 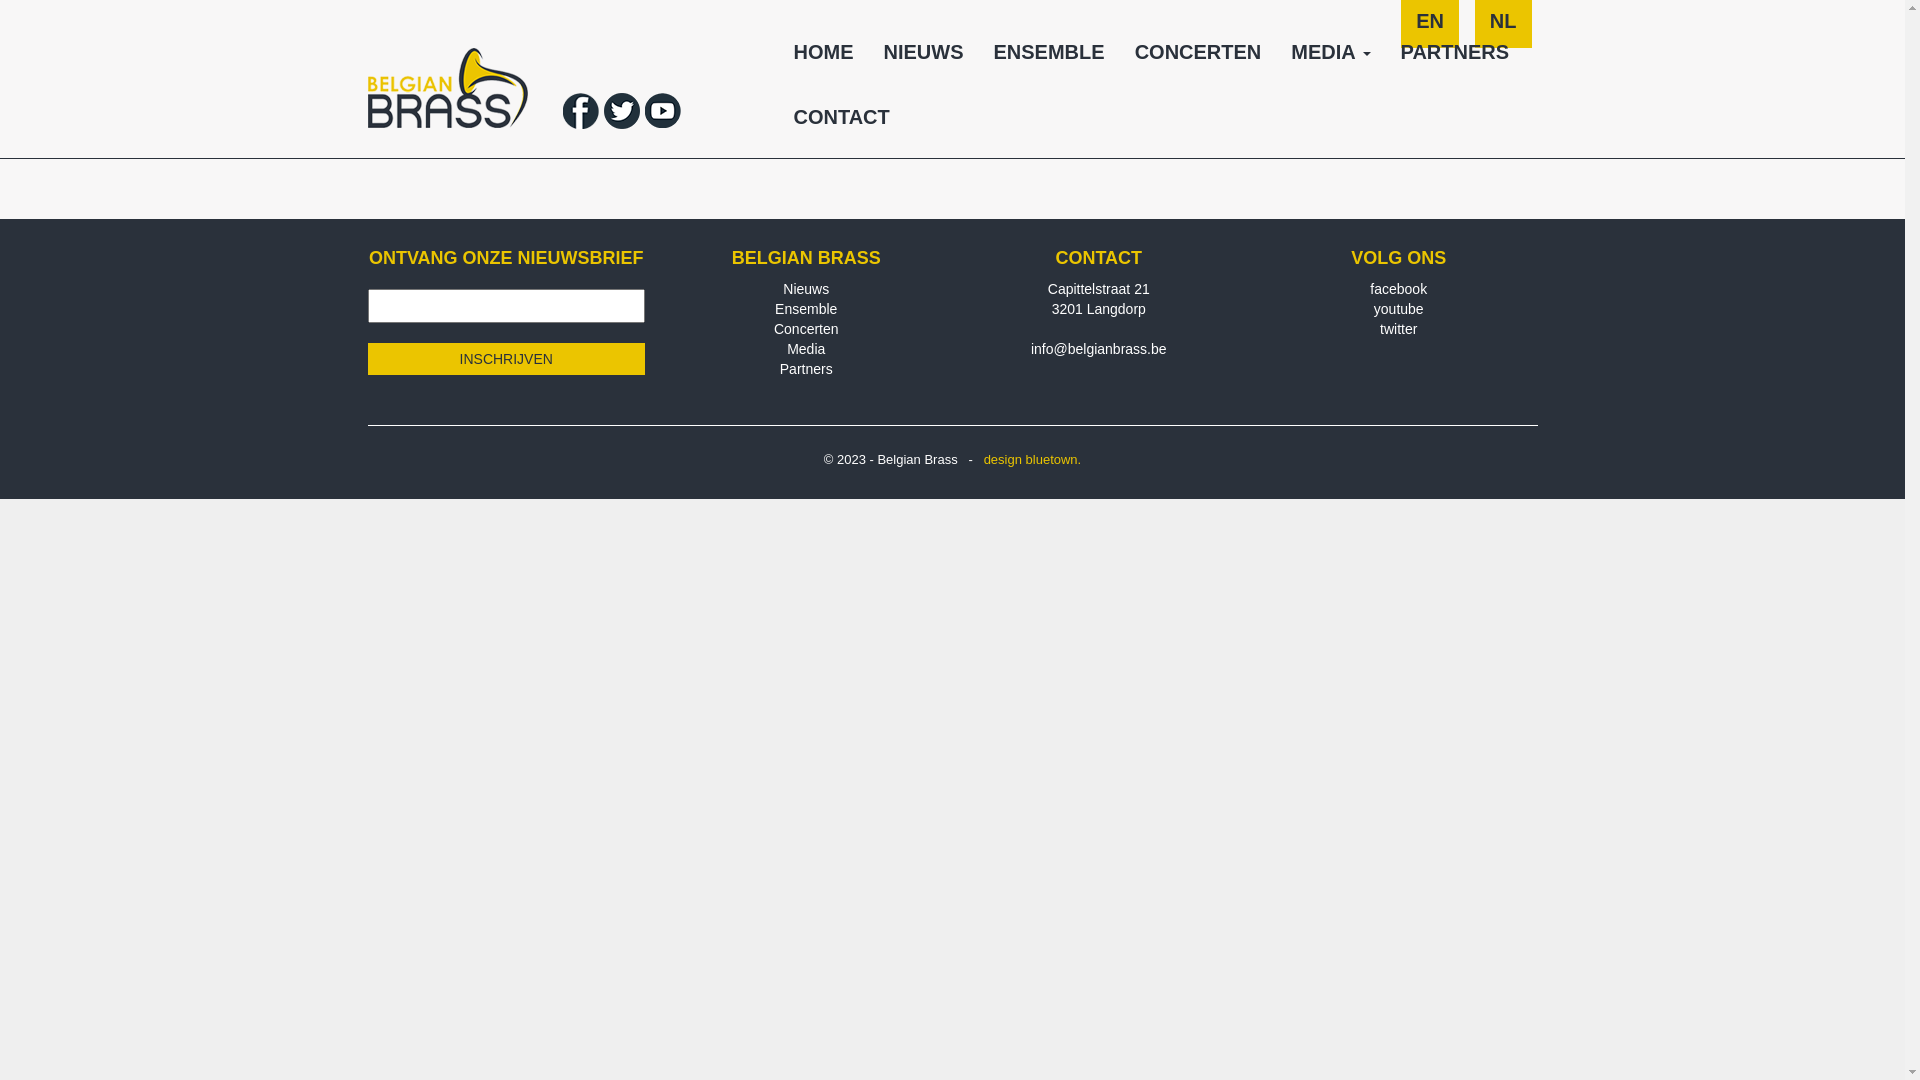 I want to click on 'Ensemble', so click(x=773, y=308).